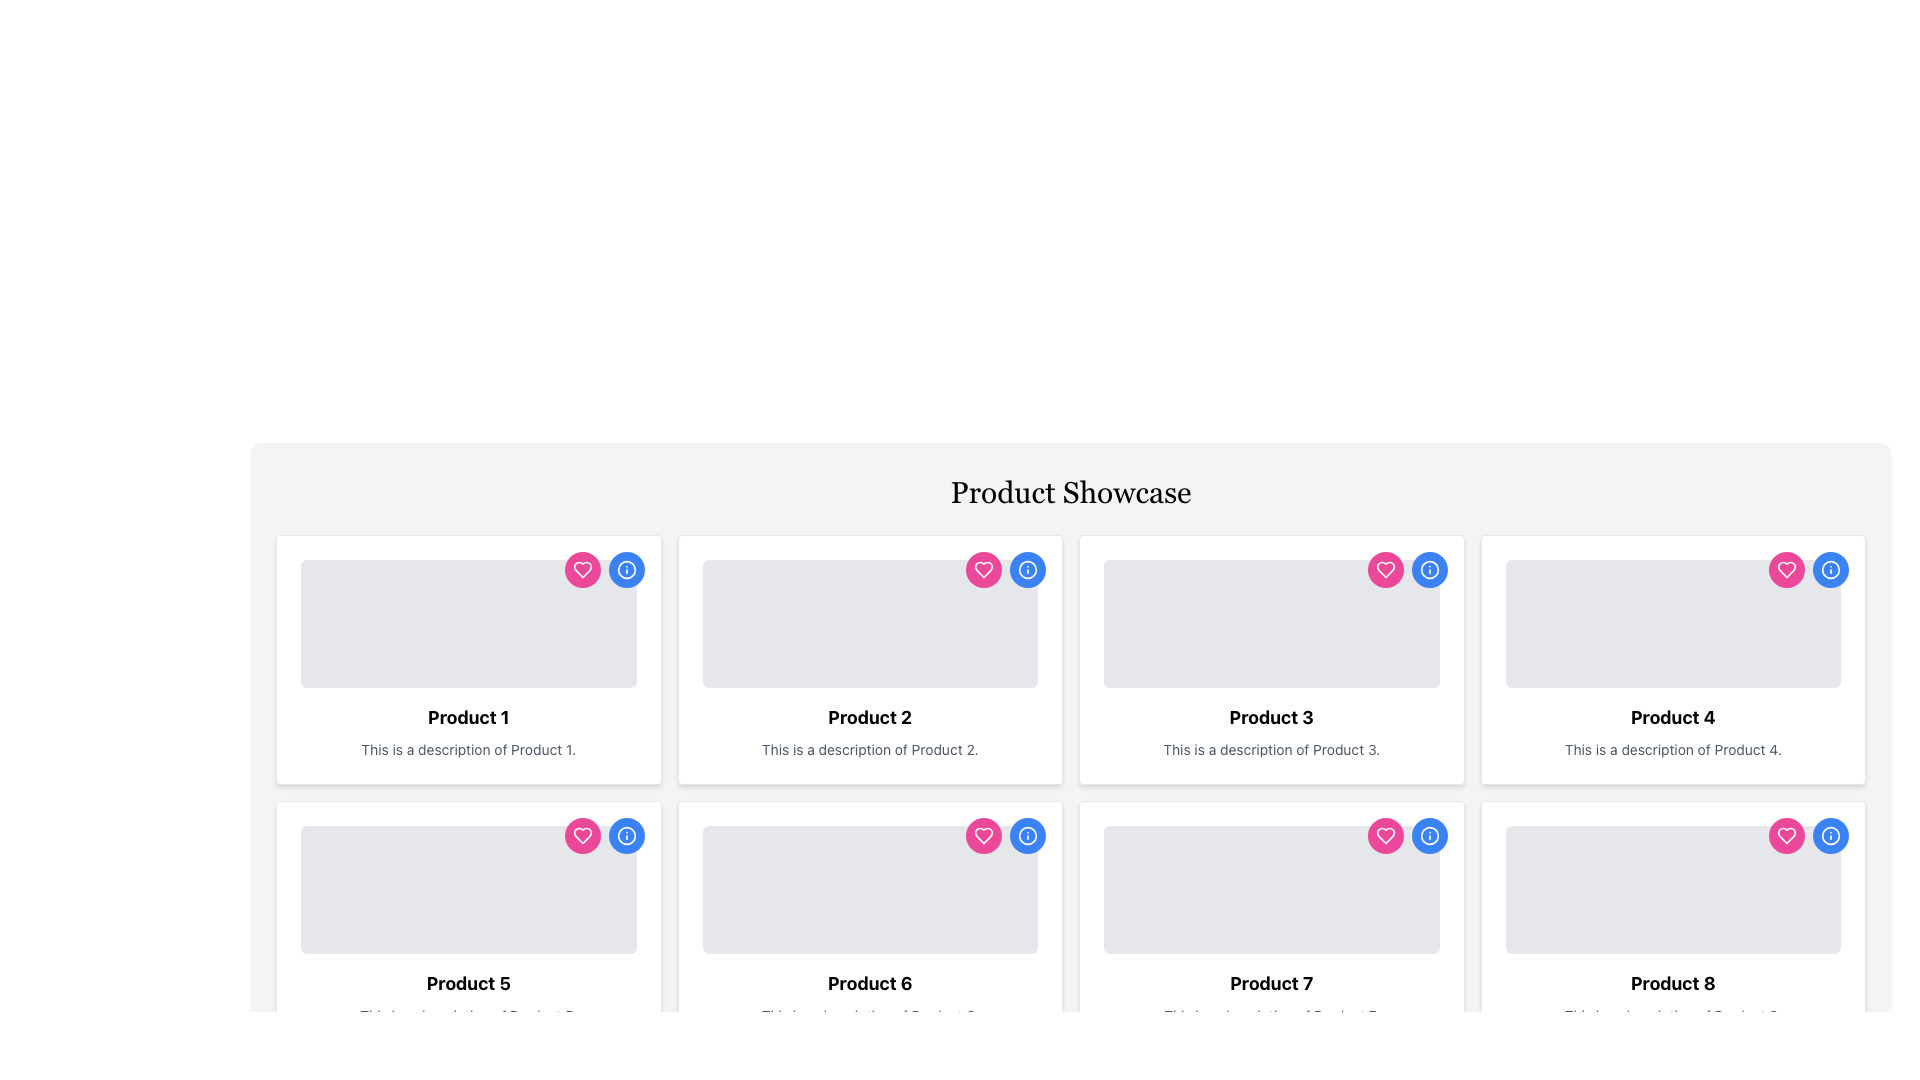 Image resolution: width=1920 pixels, height=1080 pixels. What do you see at coordinates (983, 570) in the screenshot?
I see `the circular button with a pink background and a white heart icon located in the top-right corner of the card labeled 'Product 2'` at bounding box center [983, 570].